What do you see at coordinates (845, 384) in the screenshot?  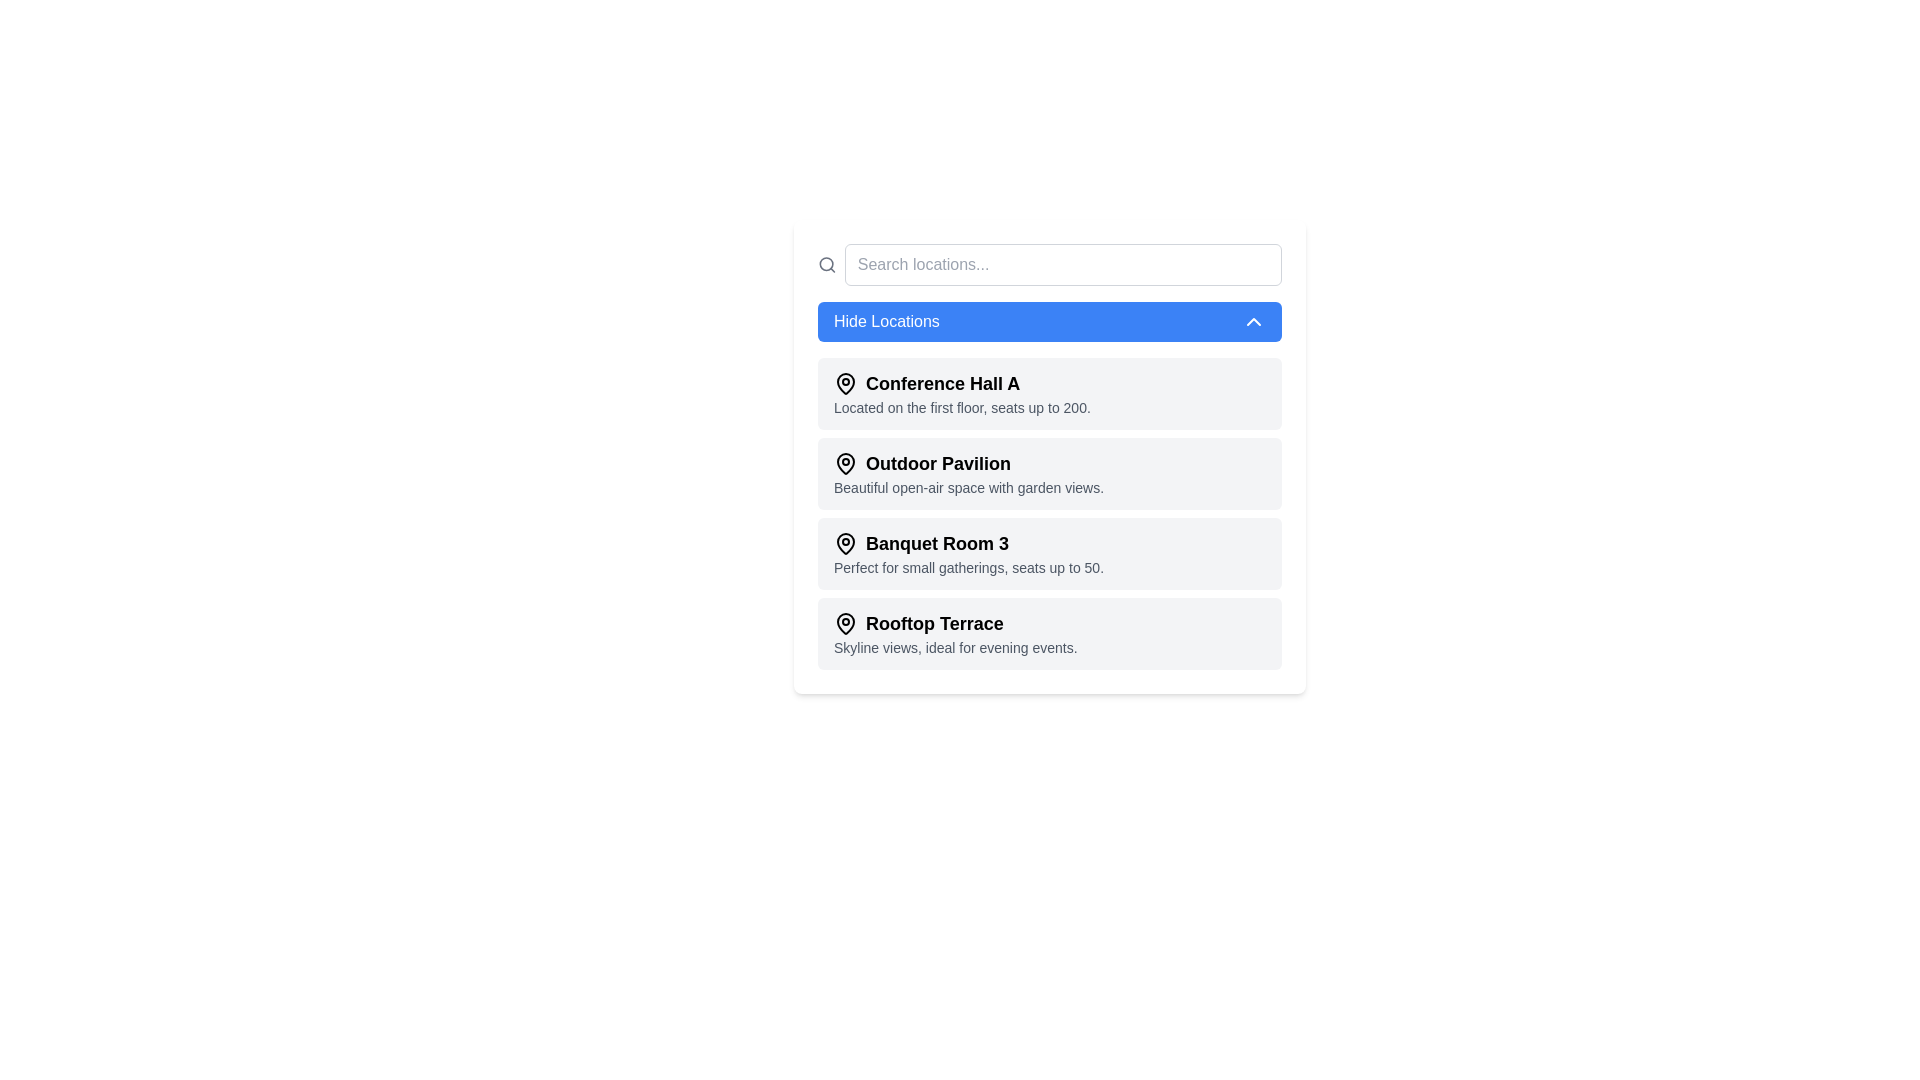 I see `the map pin icon located immediately to the left of the text label 'Conference Hall A'` at bounding box center [845, 384].